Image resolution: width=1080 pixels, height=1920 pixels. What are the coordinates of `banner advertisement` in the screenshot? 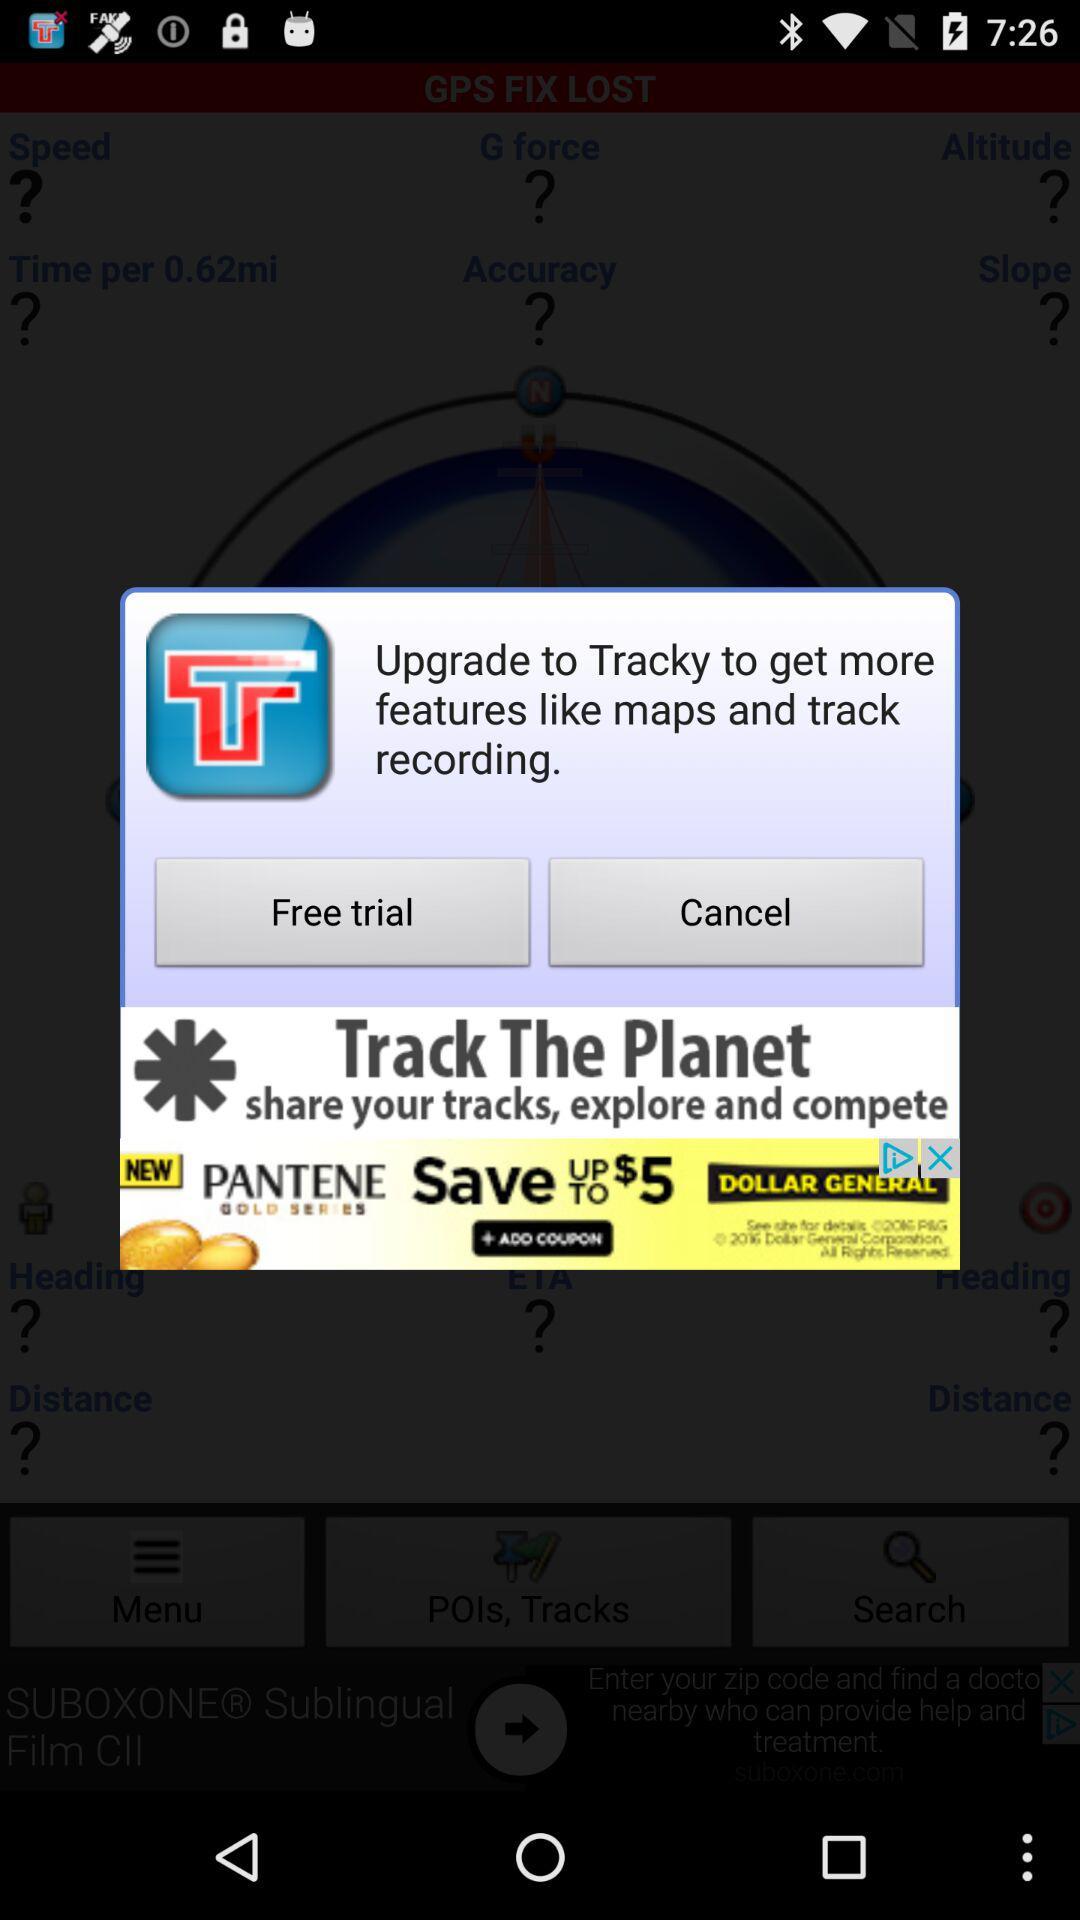 It's located at (540, 1071).